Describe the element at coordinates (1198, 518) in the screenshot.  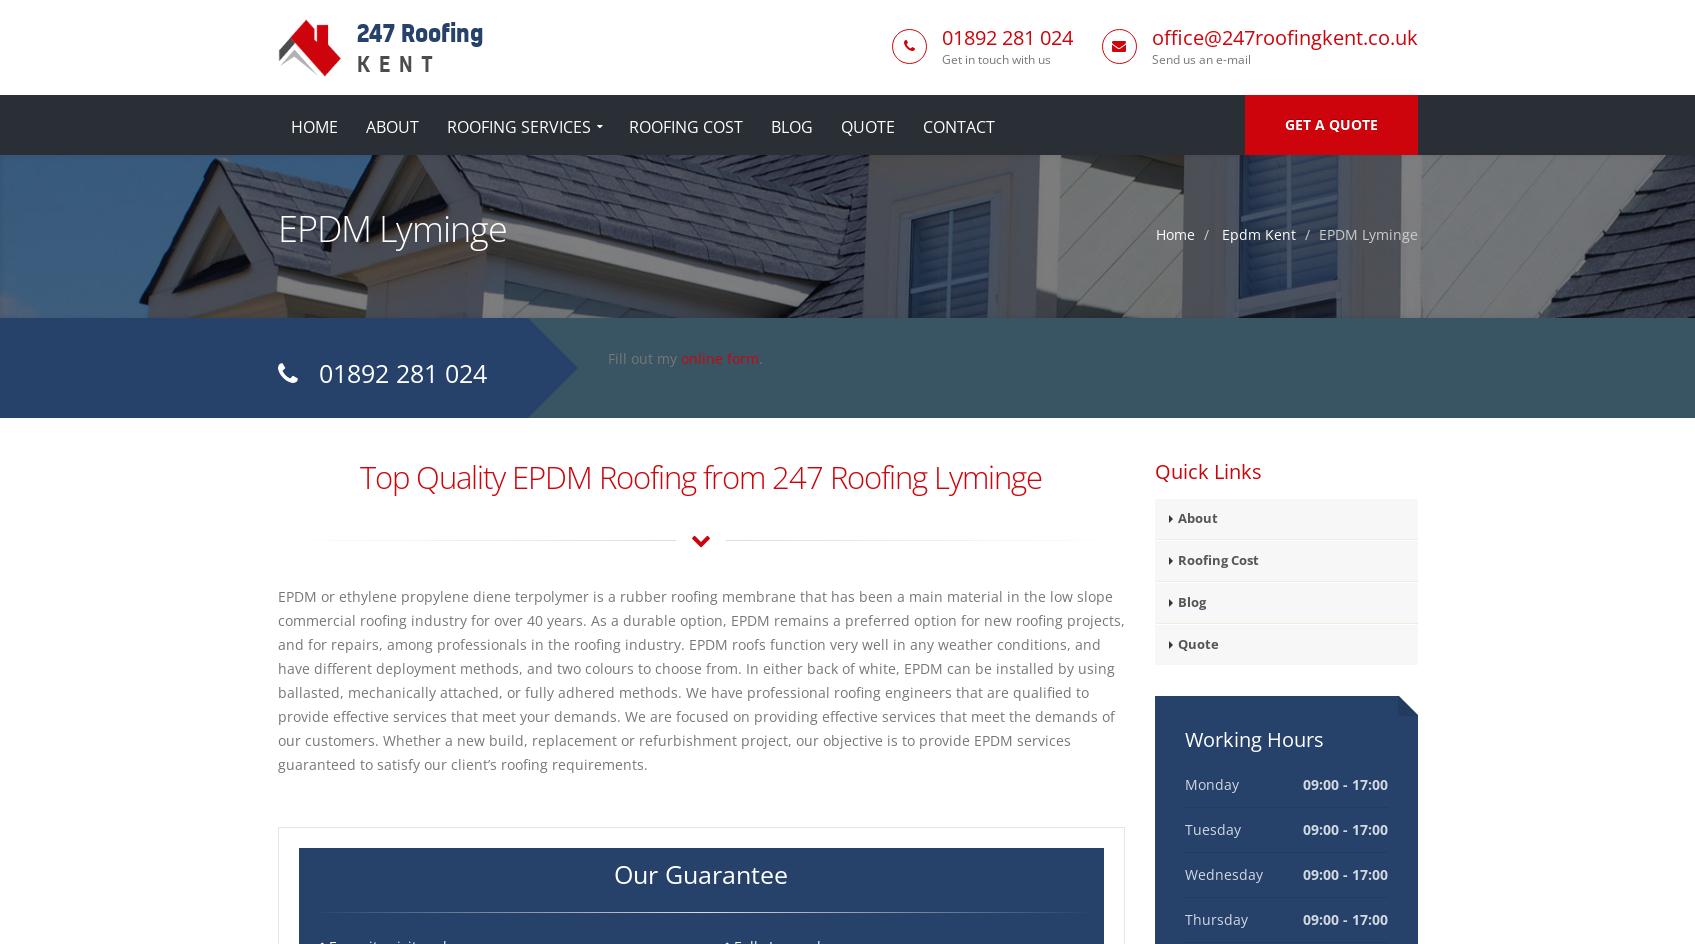
I see `'About'` at that location.